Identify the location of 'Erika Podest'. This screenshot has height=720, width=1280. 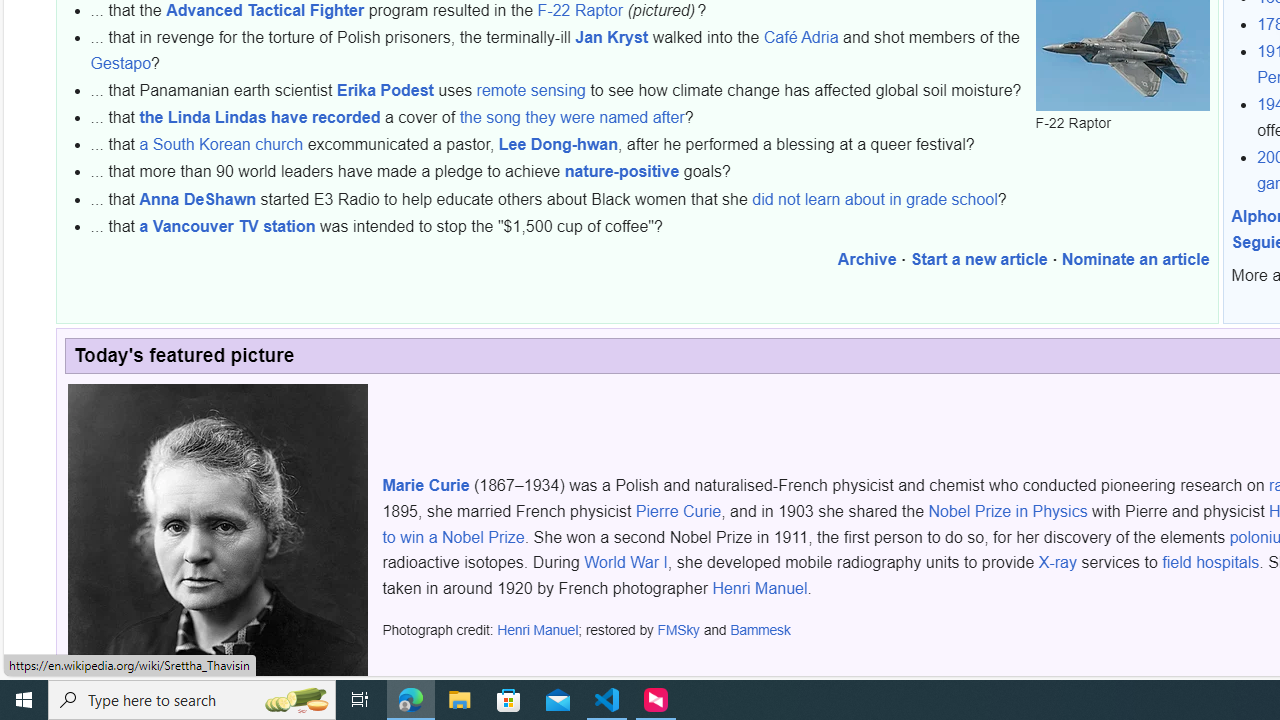
(384, 90).